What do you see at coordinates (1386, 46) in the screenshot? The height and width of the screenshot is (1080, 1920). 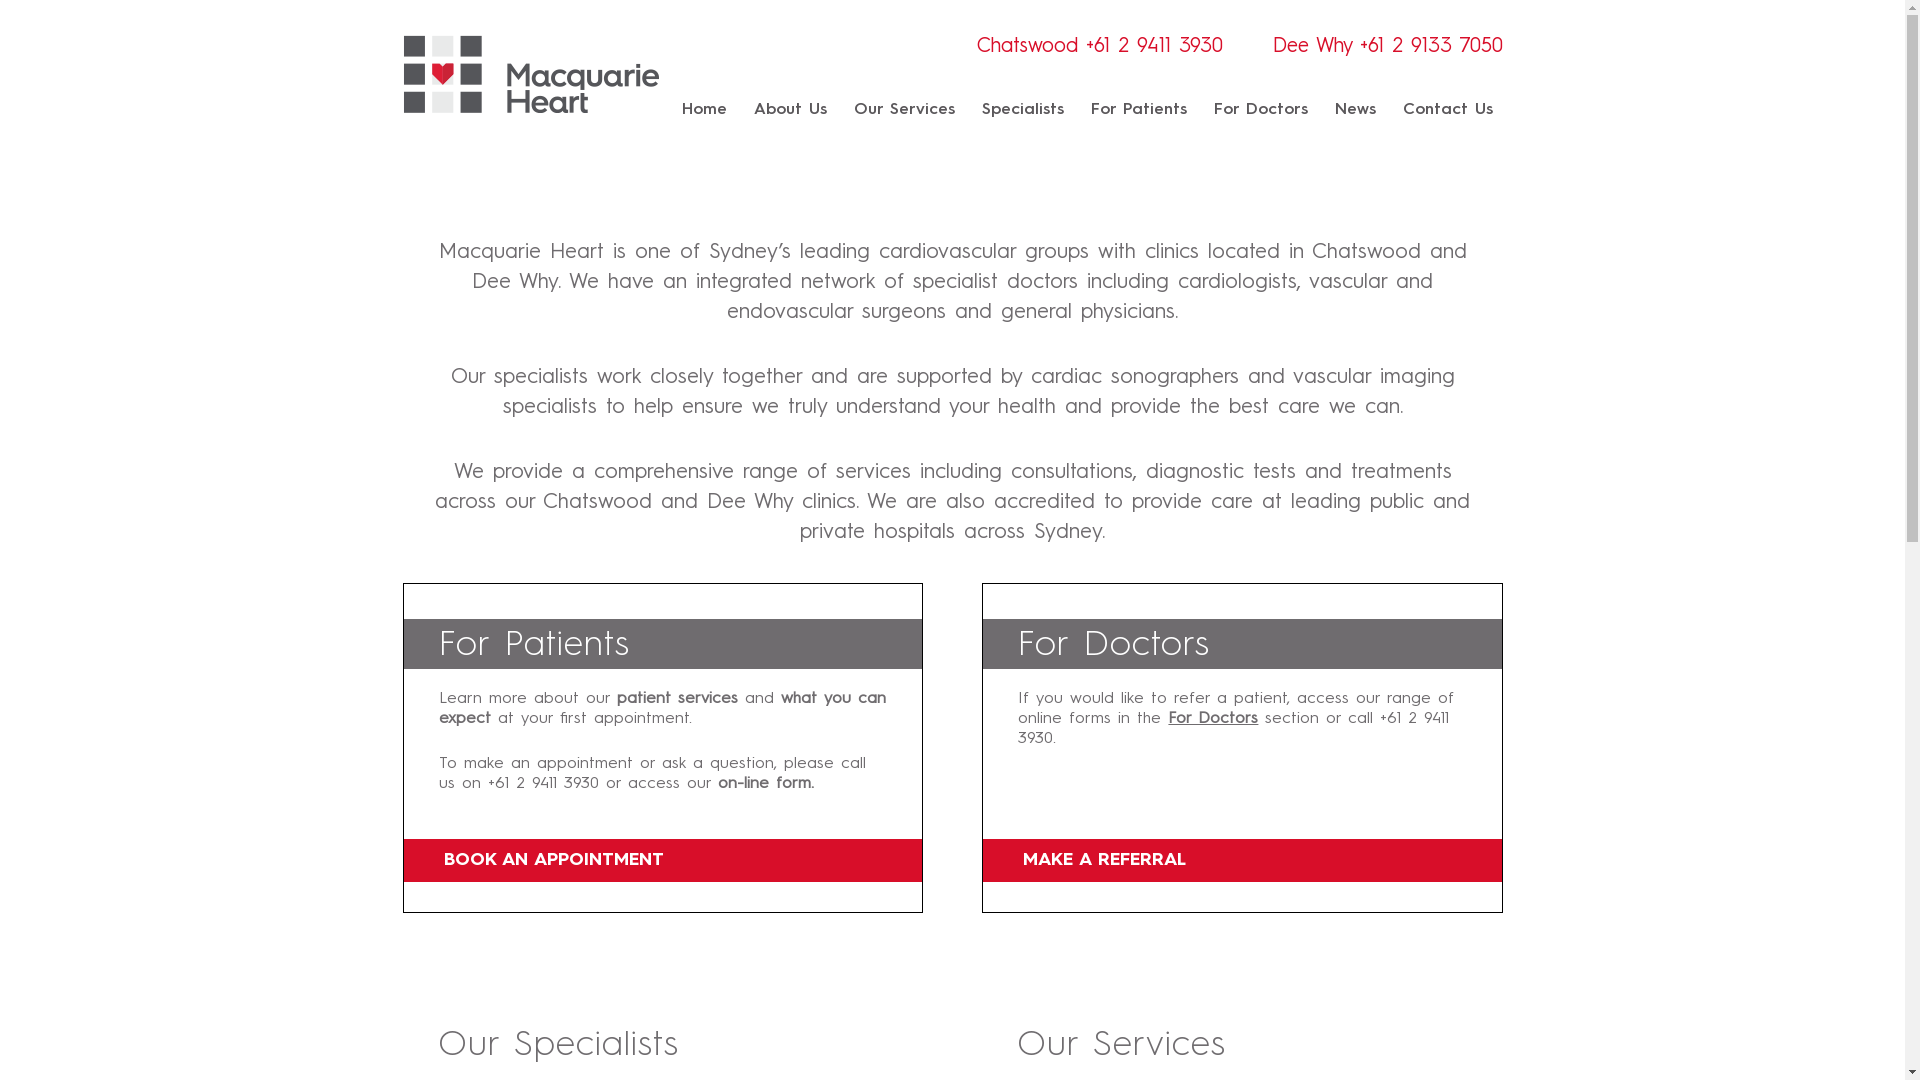 I see `'Dee Why +61 2 9133 7050'` at bounding box center [1386, 46].